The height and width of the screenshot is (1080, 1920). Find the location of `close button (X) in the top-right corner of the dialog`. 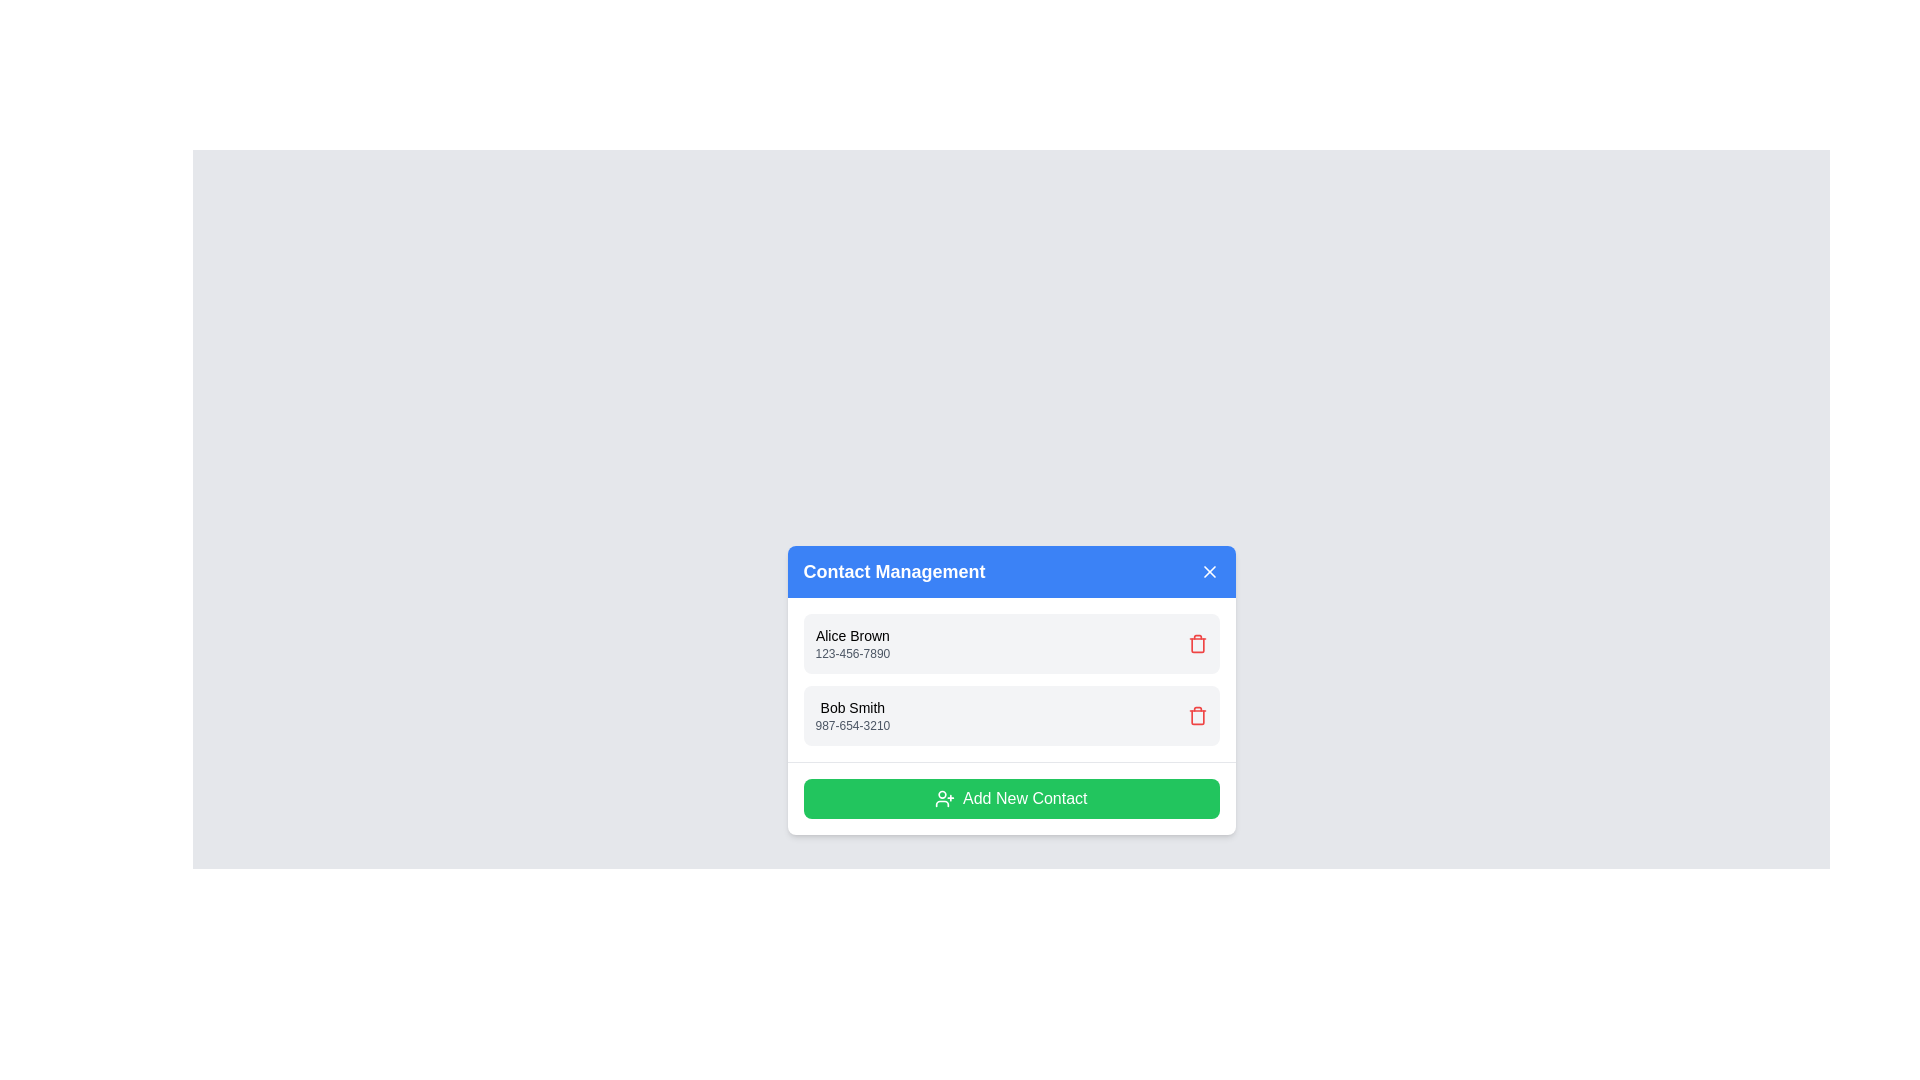

close button (X) in the top-right corner of the dialog is located at coordinates (1208, 571).